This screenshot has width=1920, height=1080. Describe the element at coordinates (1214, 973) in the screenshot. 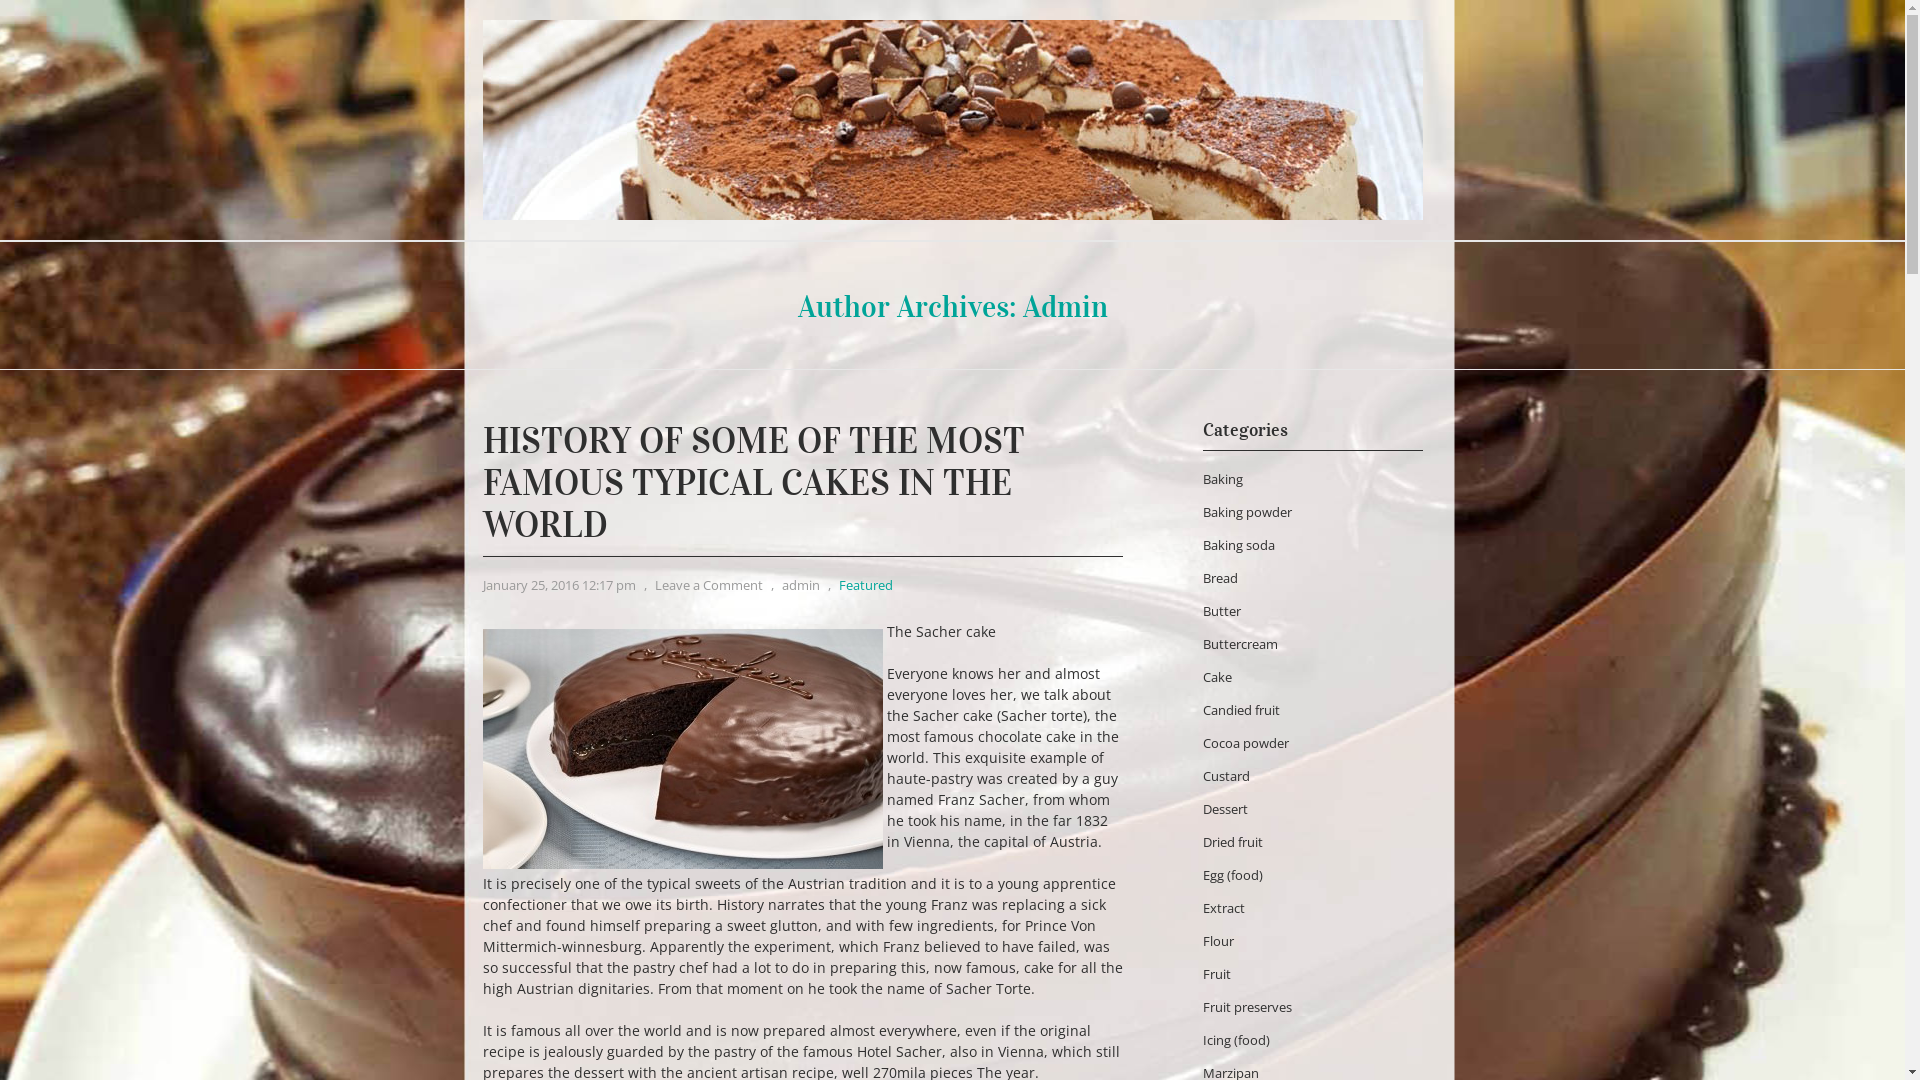

I see `'Fruit'` at that location.